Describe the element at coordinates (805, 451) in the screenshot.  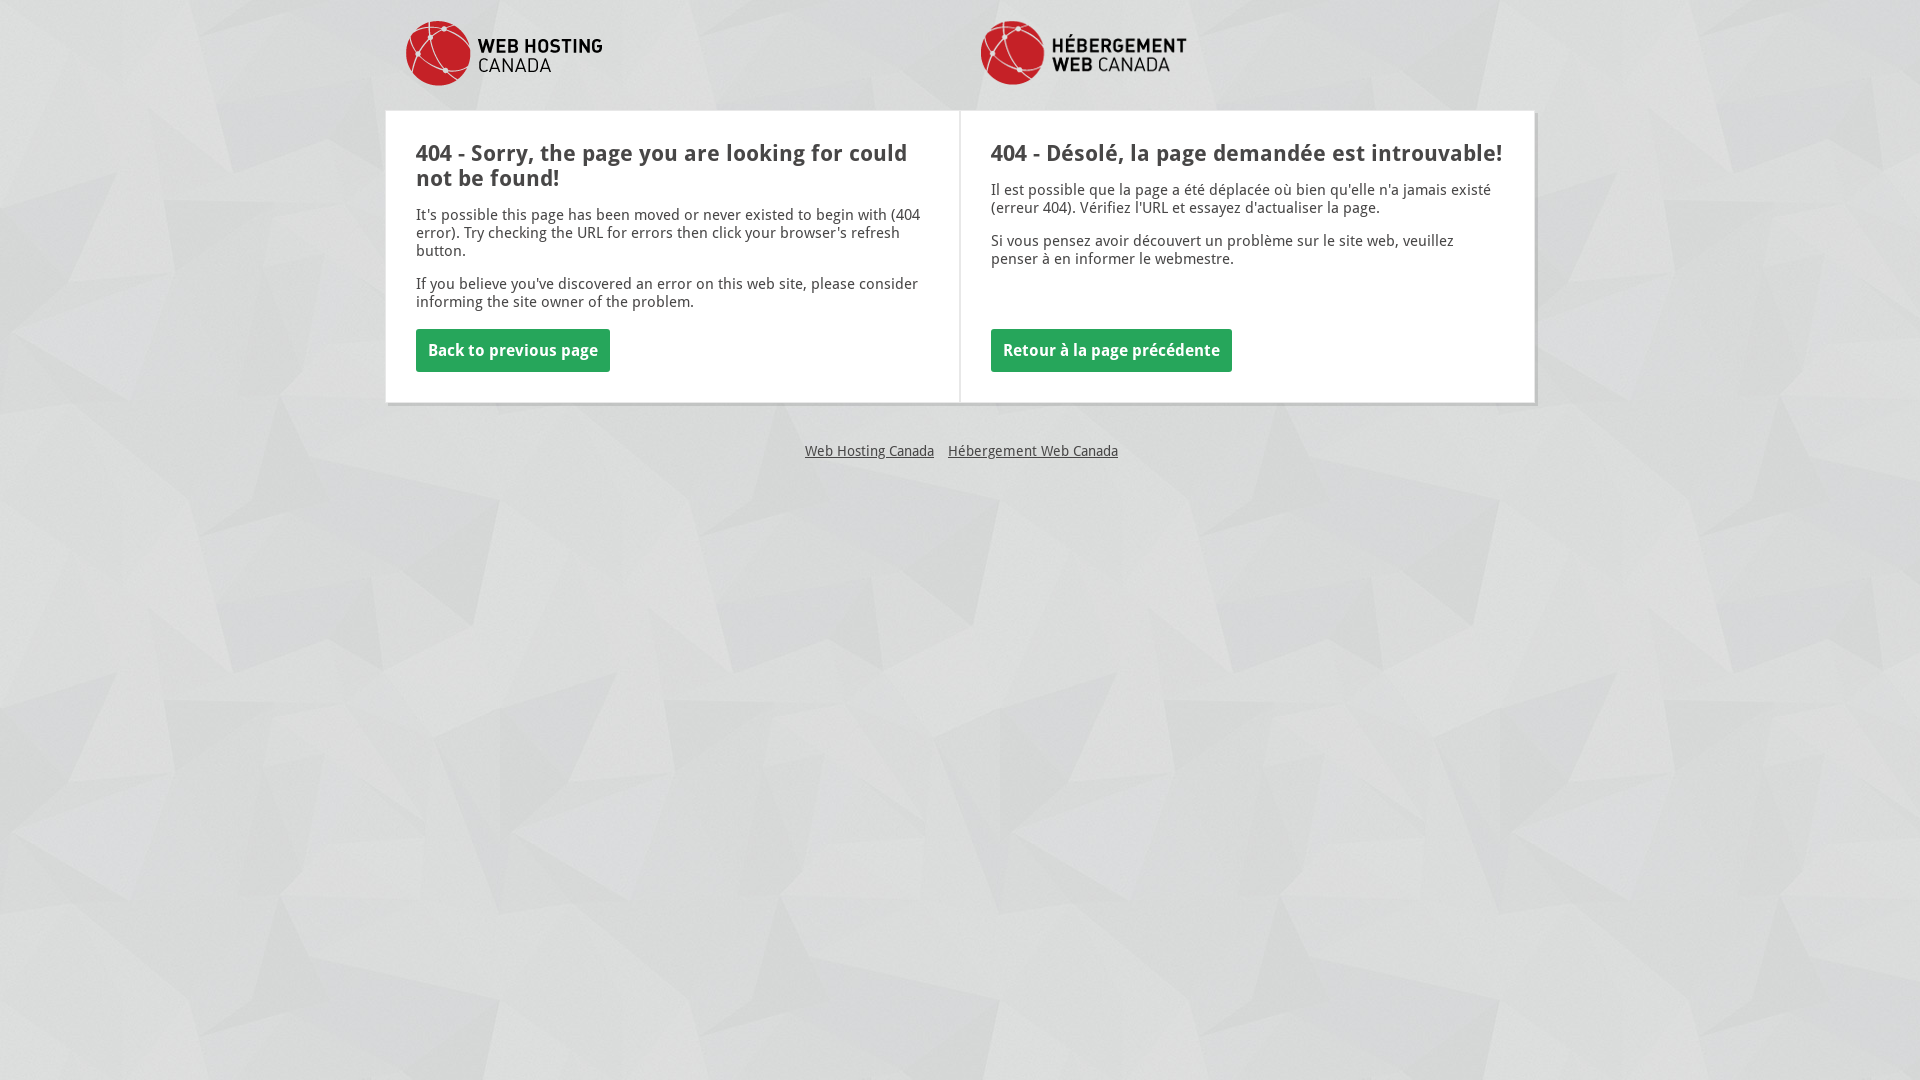
I see `'Web Hosting Canada'` at that location.